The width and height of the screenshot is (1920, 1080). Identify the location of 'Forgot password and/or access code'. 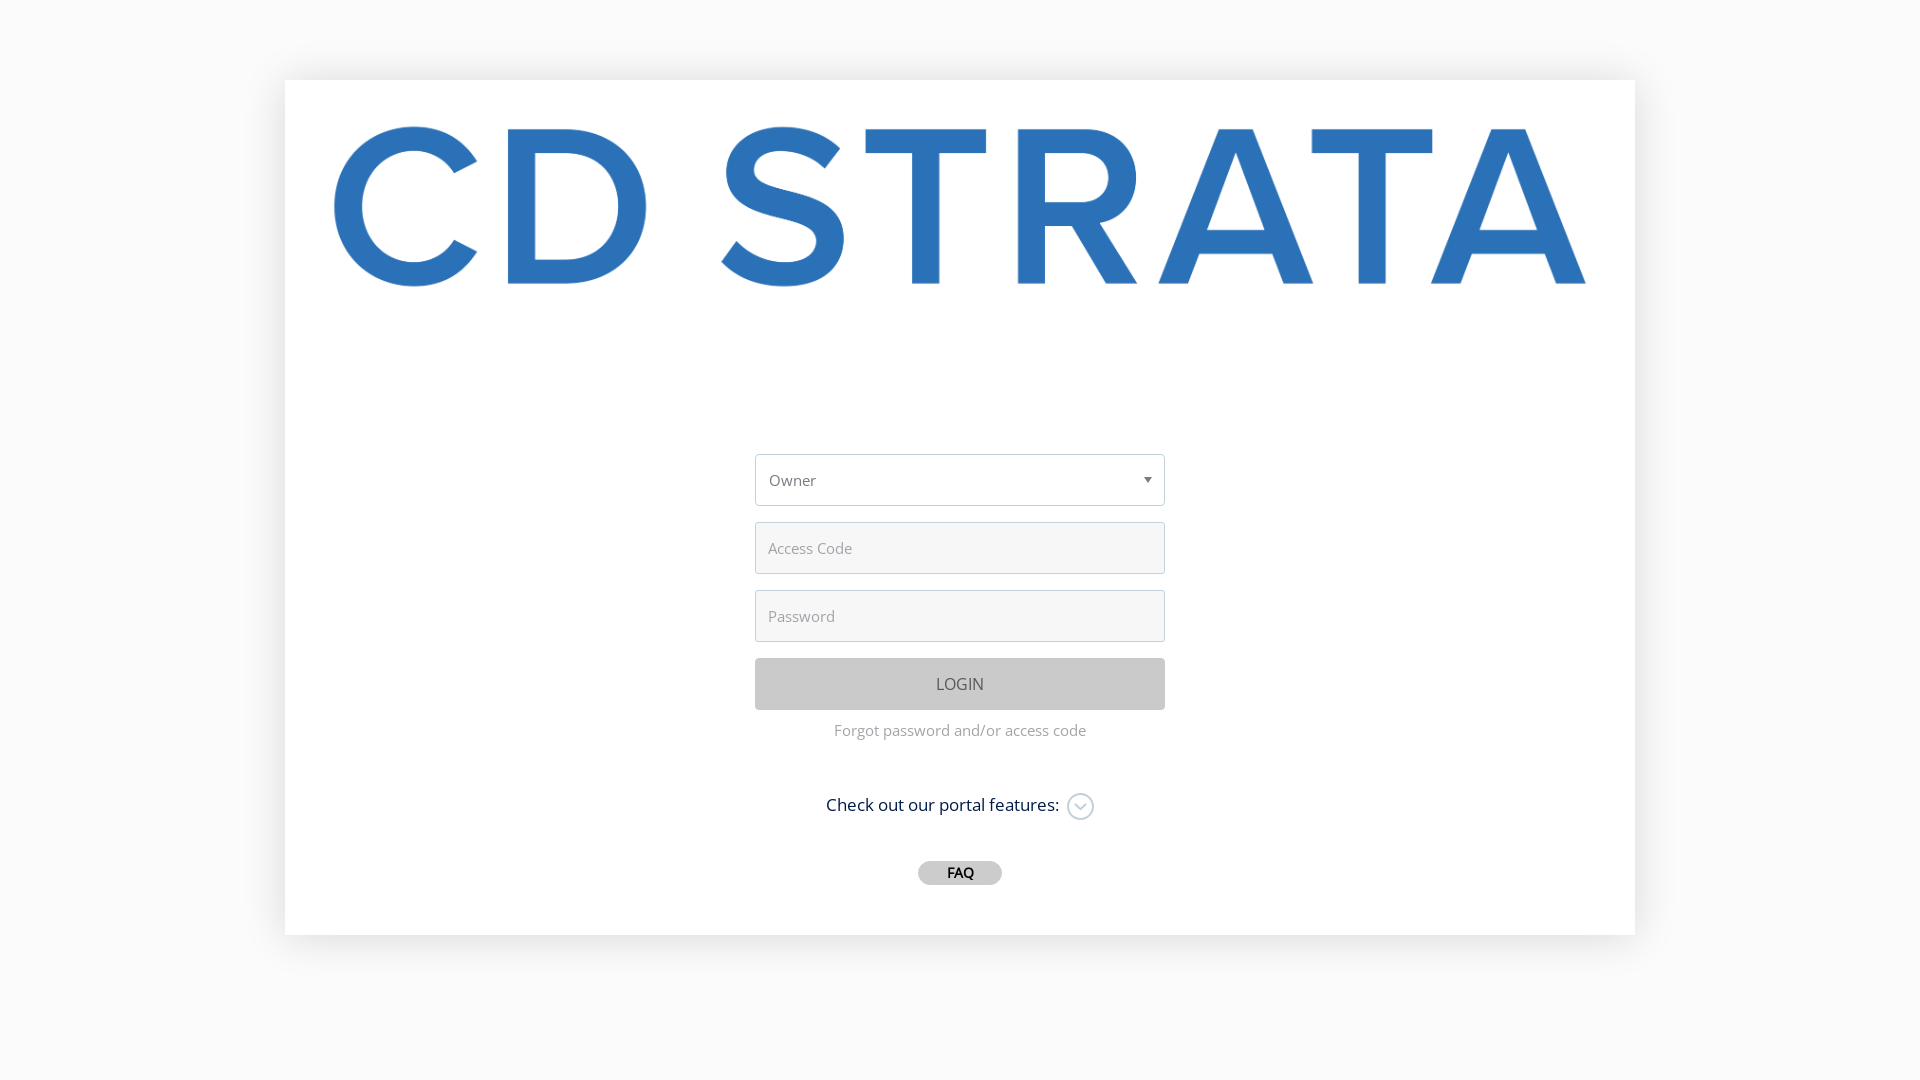
(834, 729).